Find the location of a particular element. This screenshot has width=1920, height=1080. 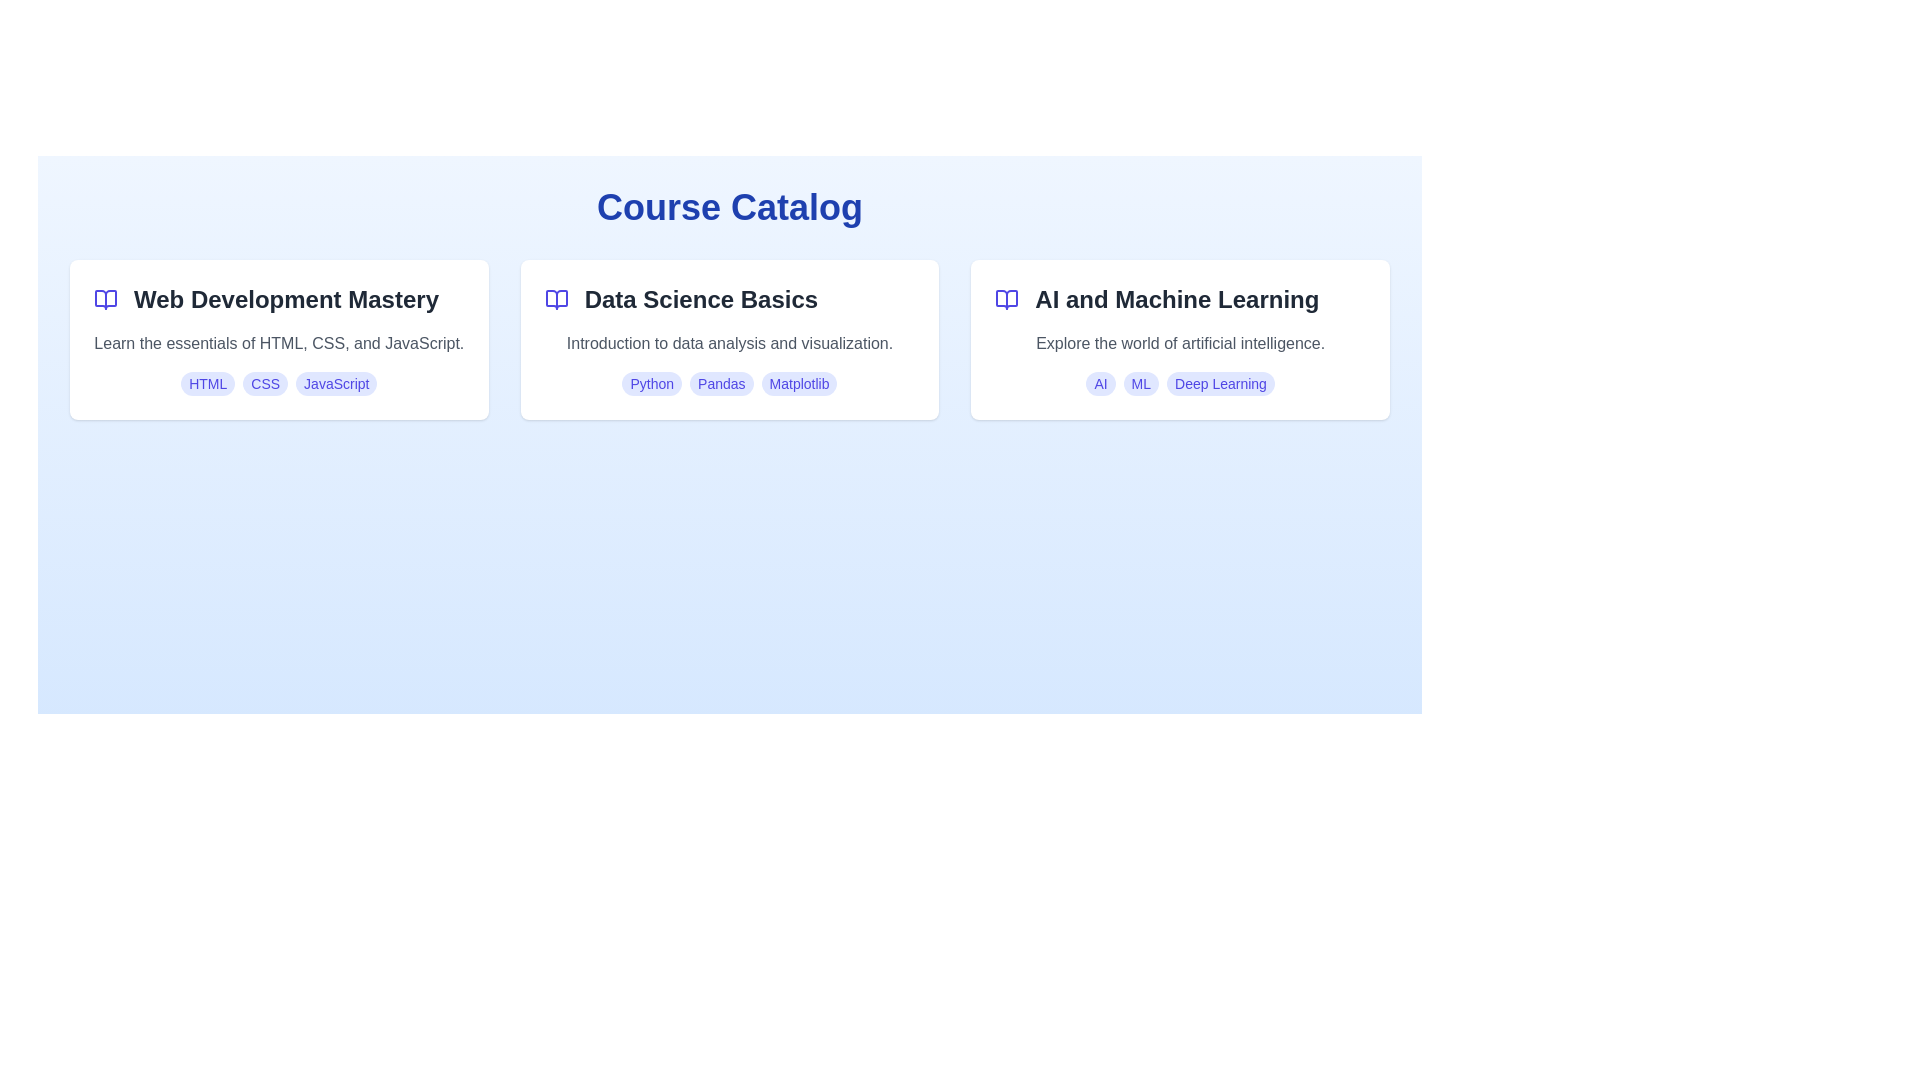

the first tag or badge labeled 'AI' in the 'AI and Machine Learning' section, which is positioned at the leftmost among the three labels is located at coordinates (1099, 384).